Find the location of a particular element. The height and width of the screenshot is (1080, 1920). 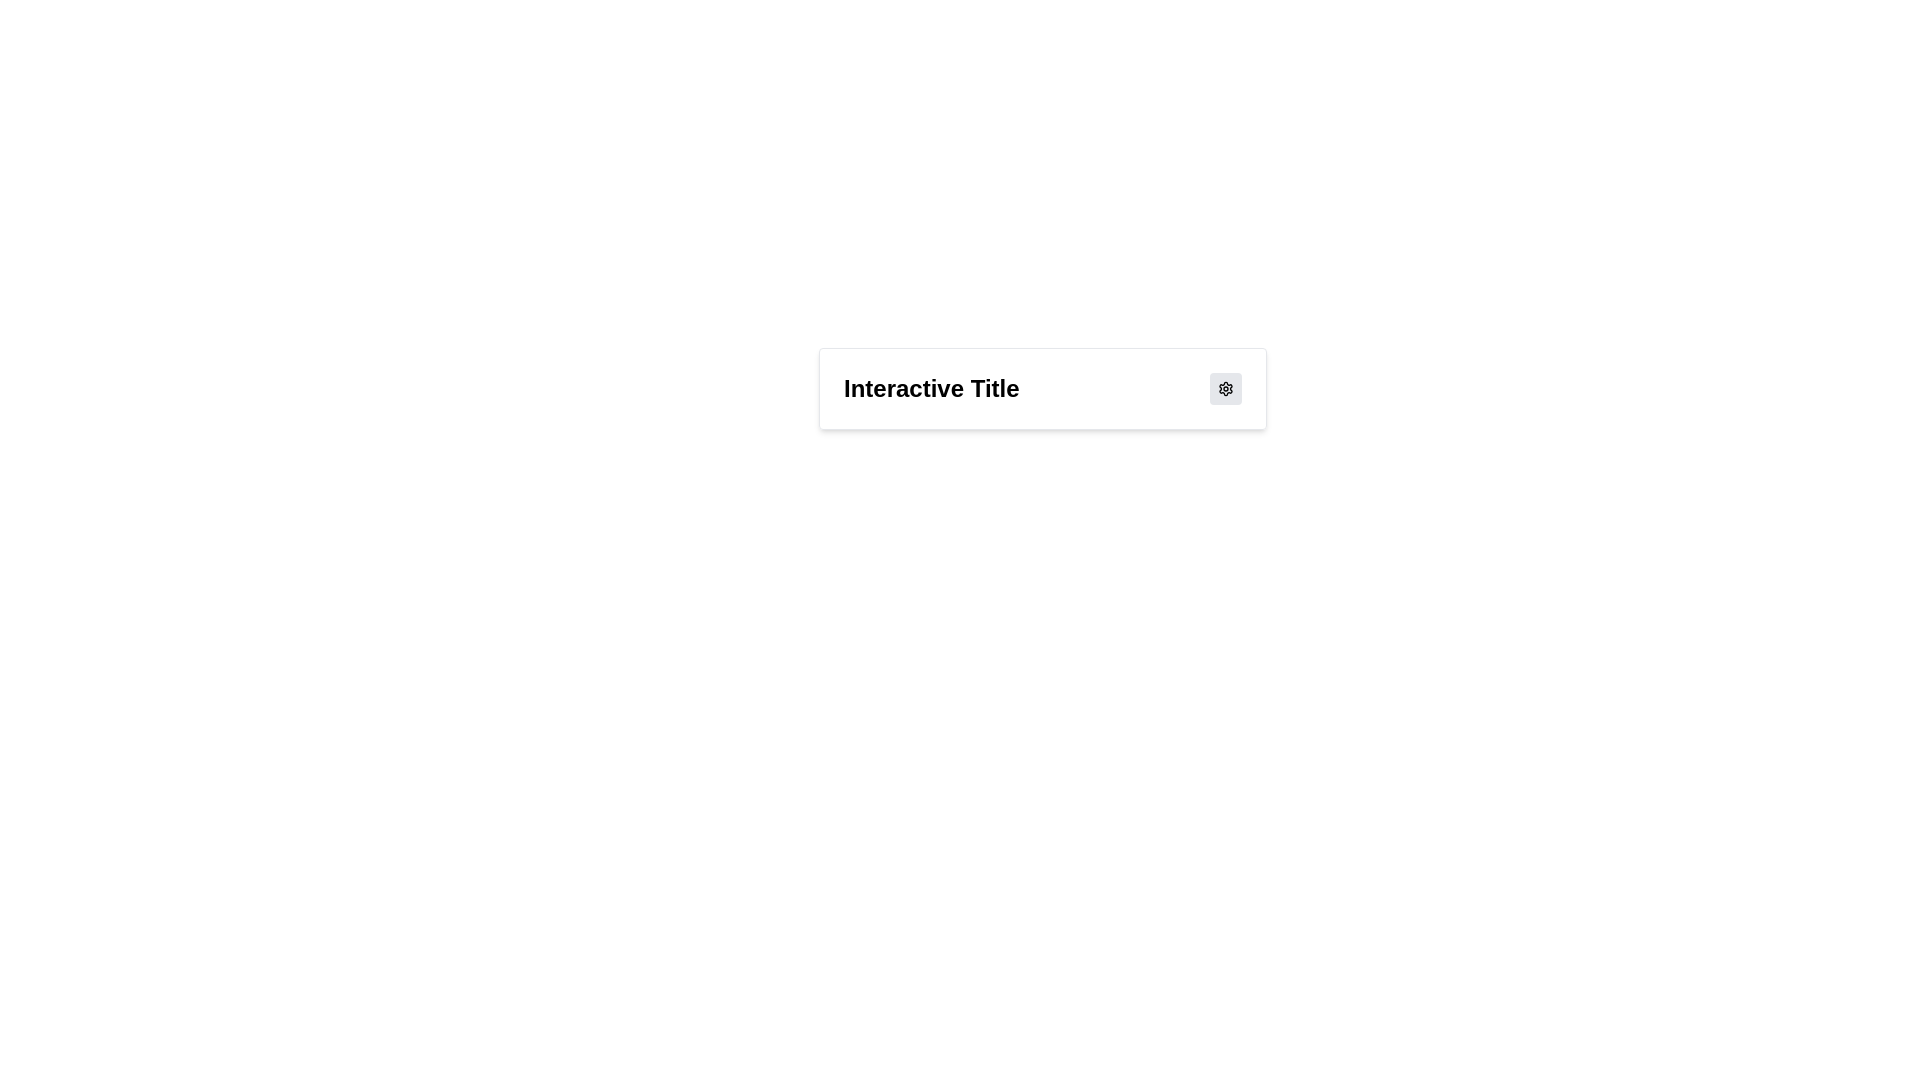

the gear icon for settings, which is styled as a cogwheel and located within a rounded rectangular button on the right end of the horizontal control bar is located at coordinates (1224, 389).